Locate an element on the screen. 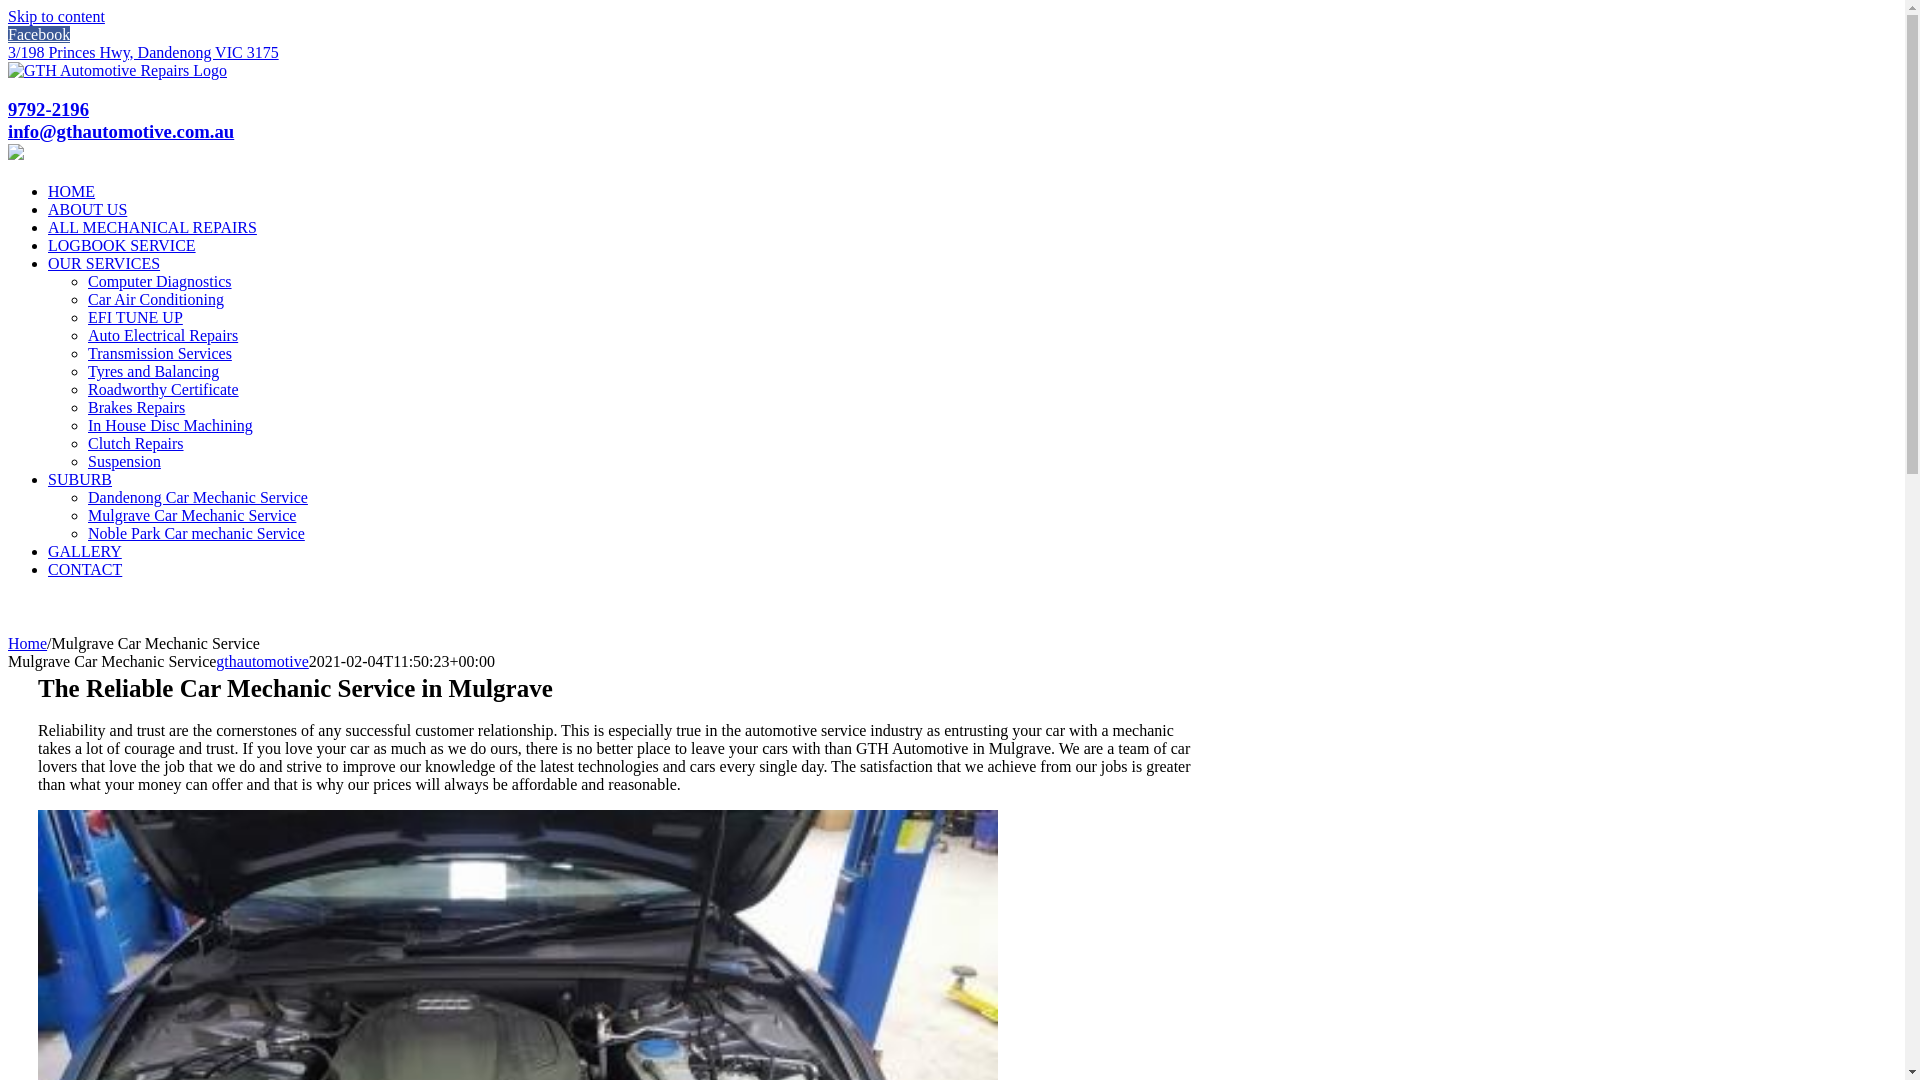 The image size is (1920, 1080). 'Car Air Conditioning' is located at coordinates (155, 299).